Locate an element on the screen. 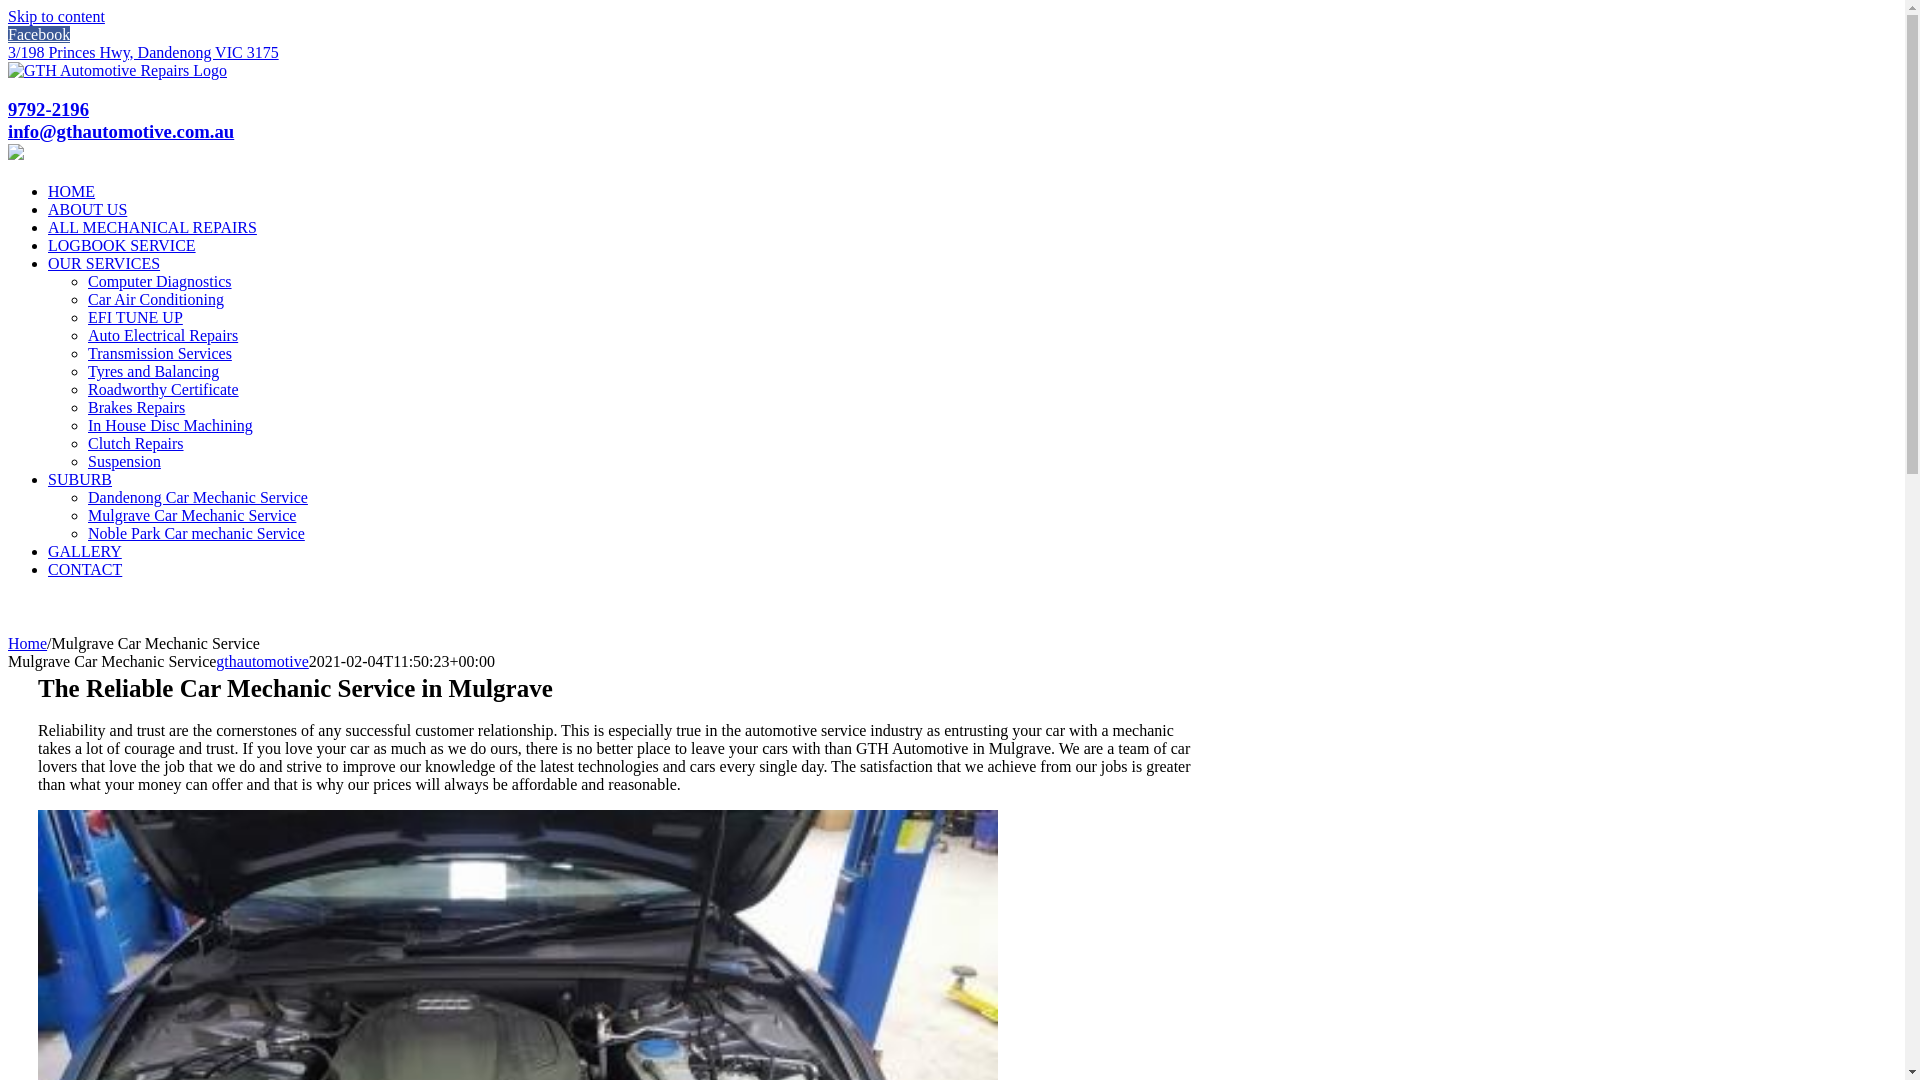 The image size is (1920, 1080). 'Car Air Conditioning' is located at coordinates (155, 299).